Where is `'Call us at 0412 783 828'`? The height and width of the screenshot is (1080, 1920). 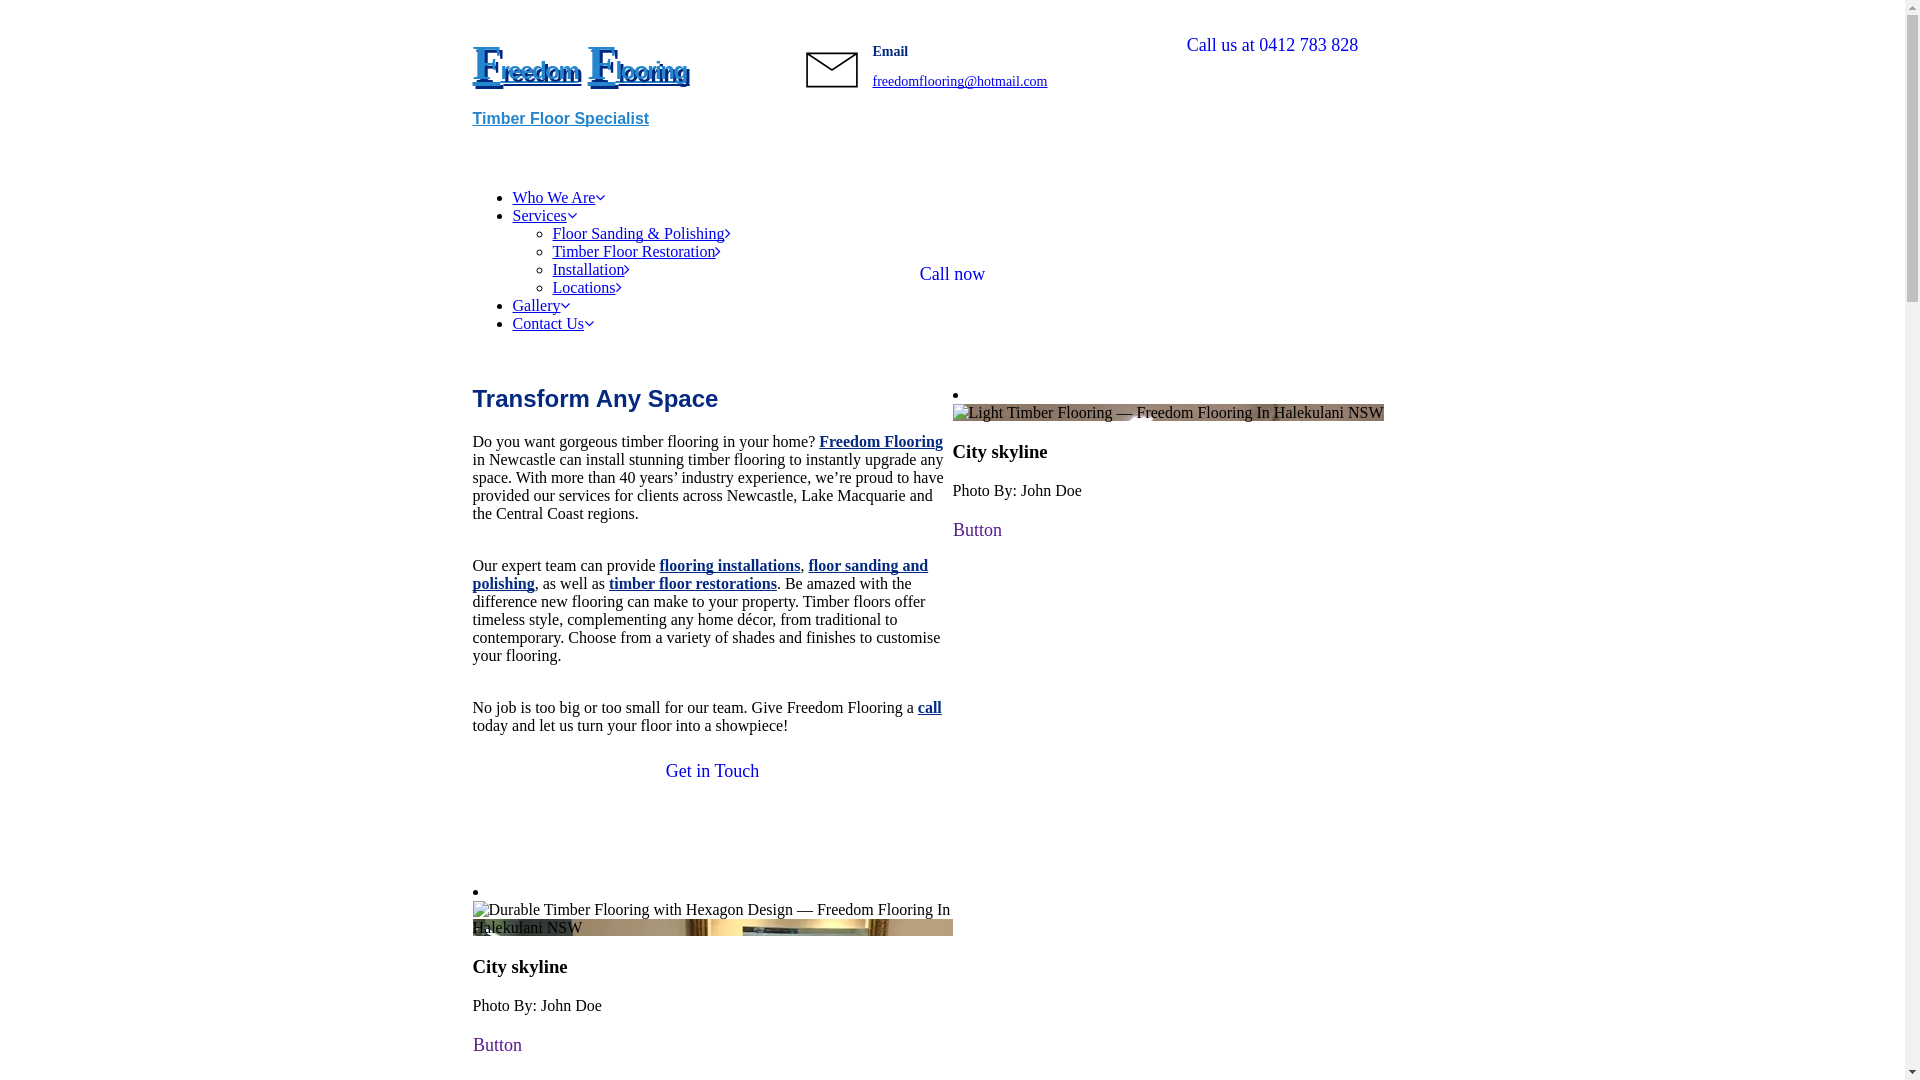
'Call us at 0412 783 828' is located at coordinates (1271, 45).